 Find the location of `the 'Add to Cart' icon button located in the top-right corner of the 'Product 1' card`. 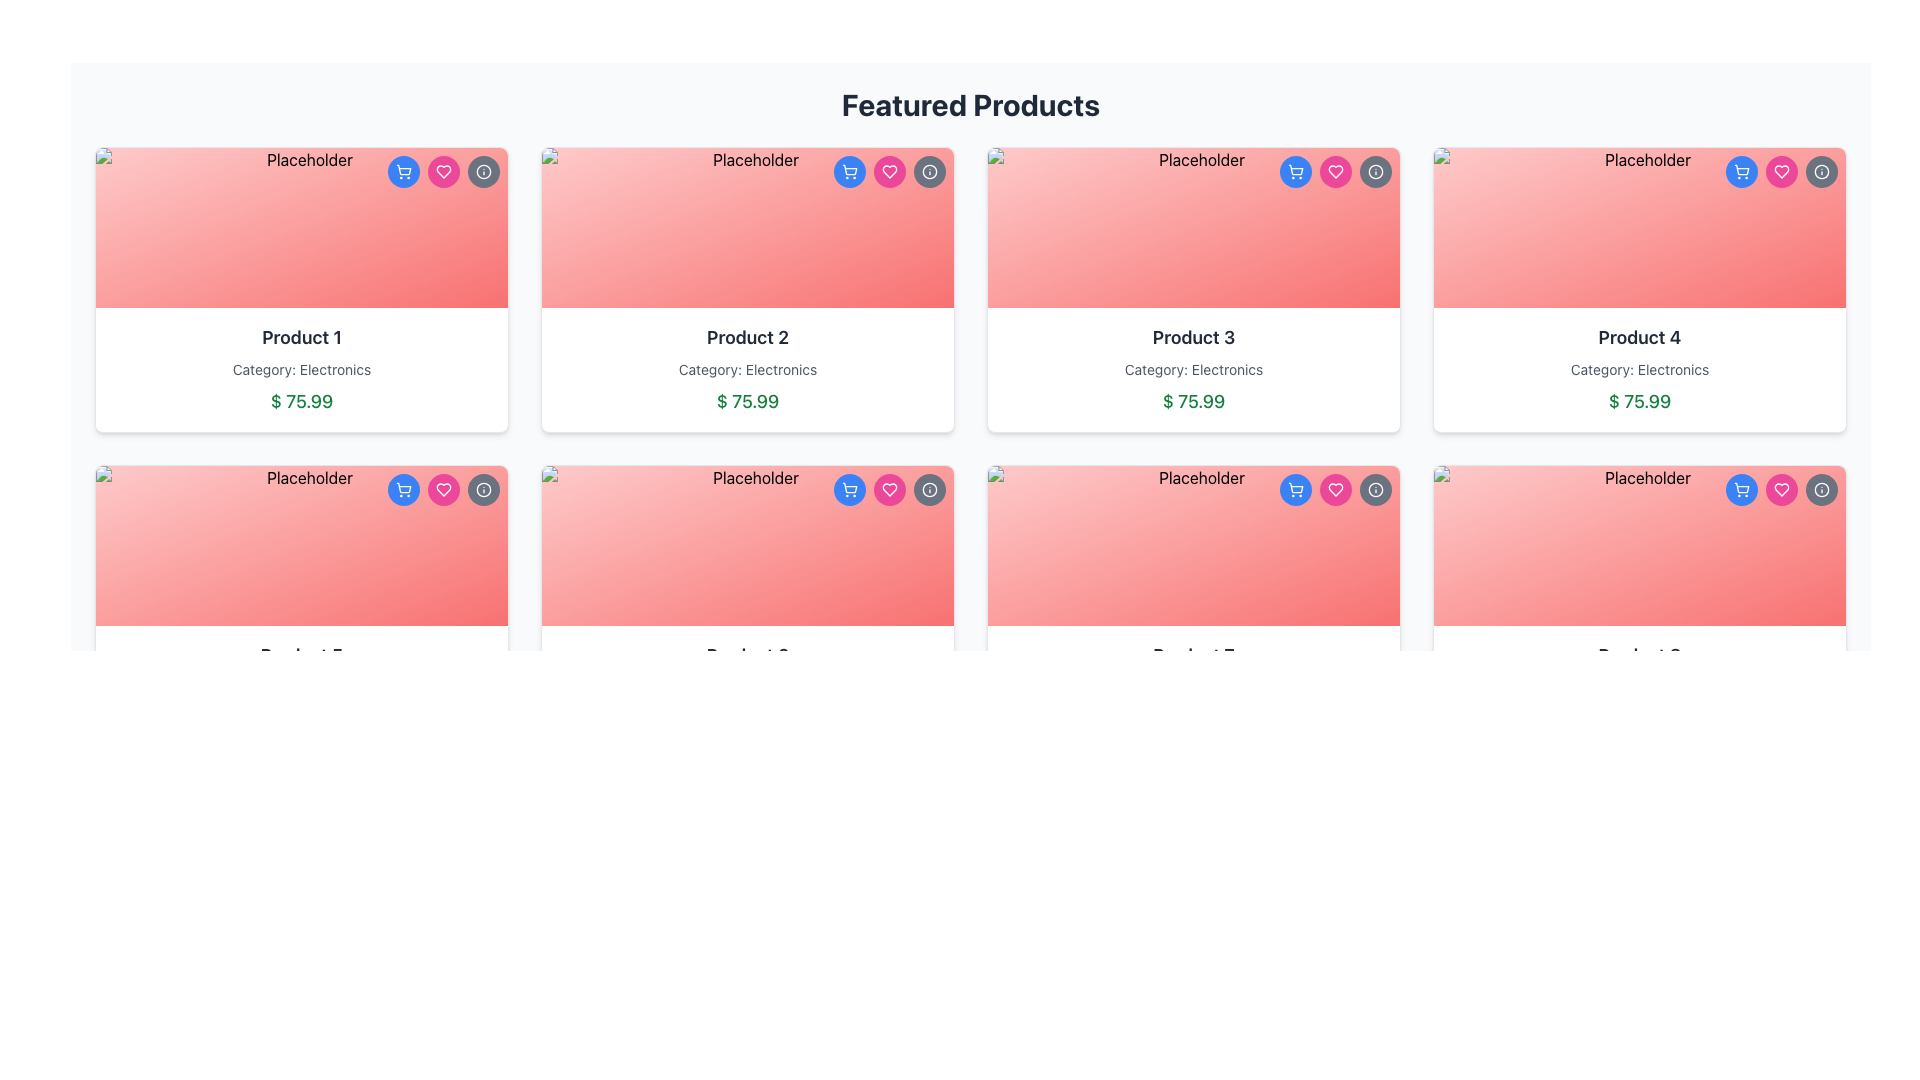

the 'Add to Cart' icon button located in the top-right corner of the 'Product 1' card is located at coordinates (402, 171).